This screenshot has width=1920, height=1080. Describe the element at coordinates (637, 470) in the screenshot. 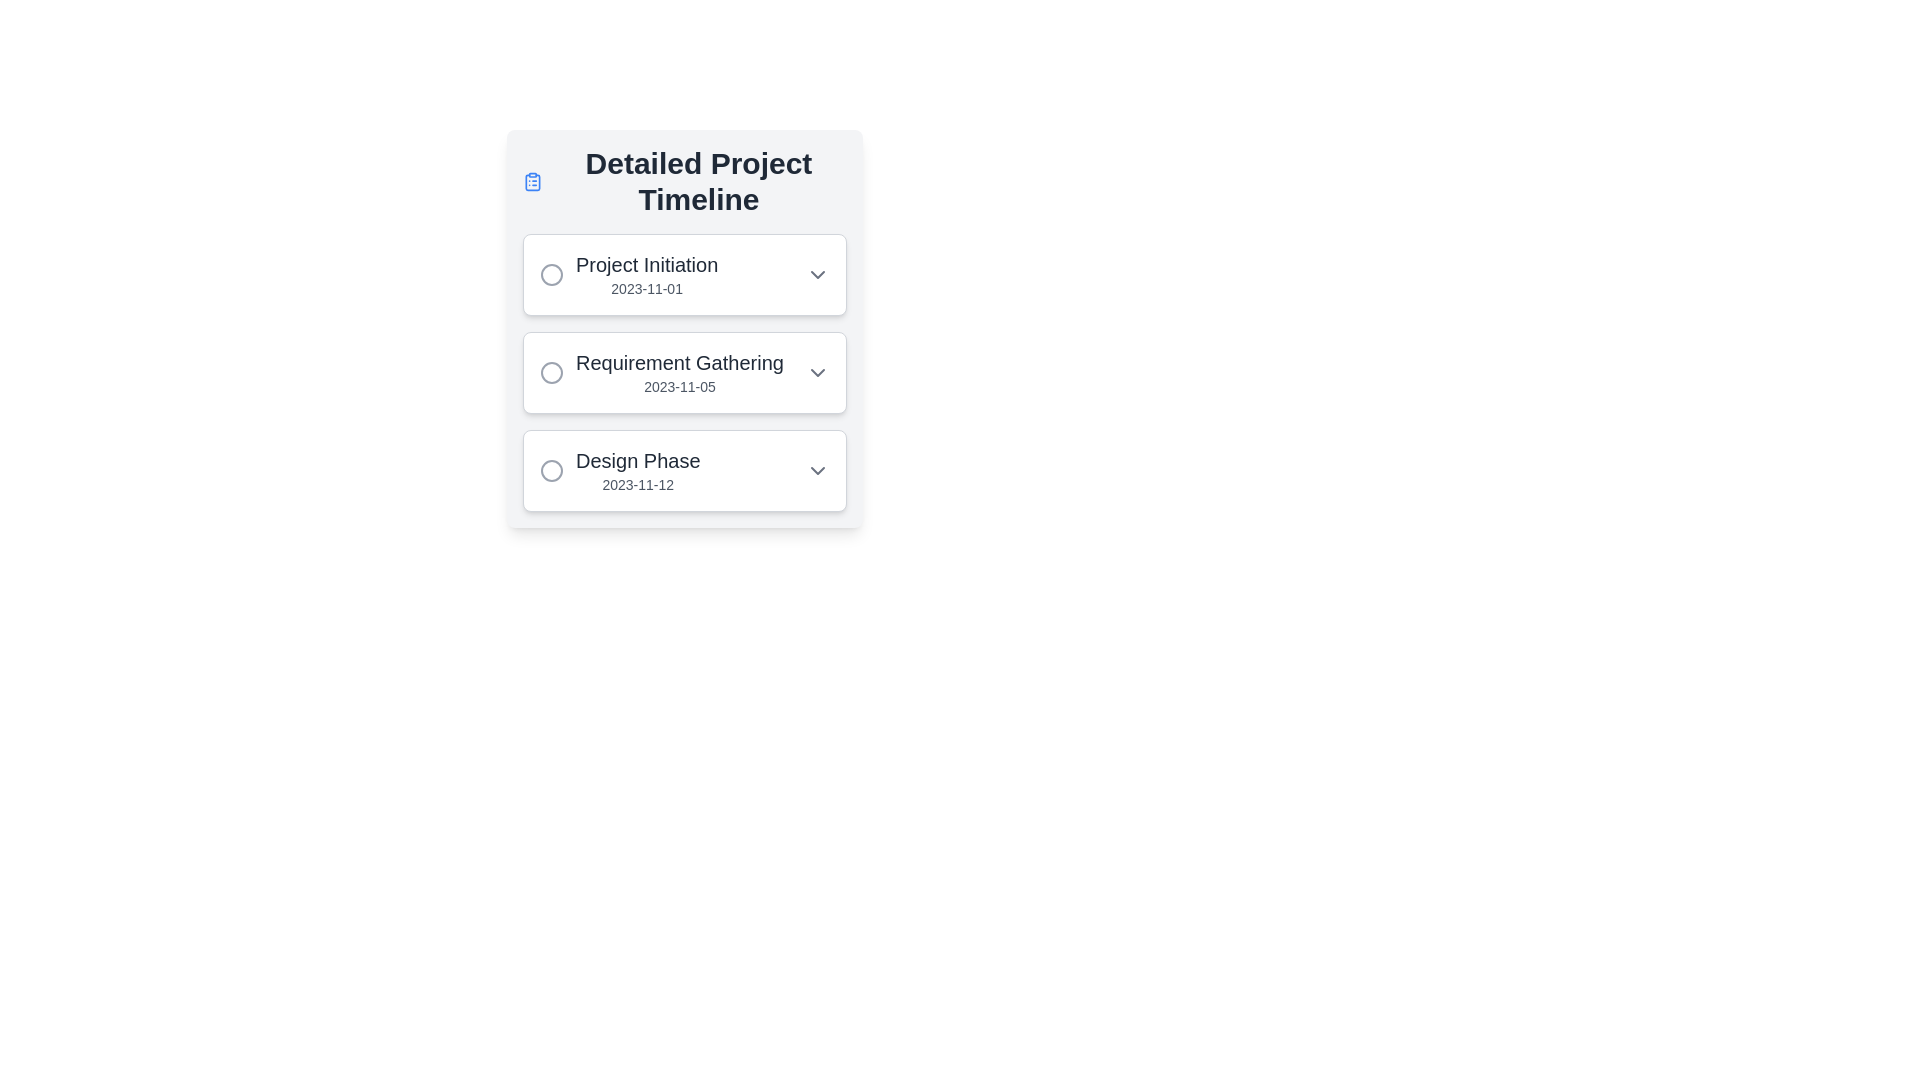

I see `the third item in the vertically stacked list that displays the title and date for the Design Phase` at that location.